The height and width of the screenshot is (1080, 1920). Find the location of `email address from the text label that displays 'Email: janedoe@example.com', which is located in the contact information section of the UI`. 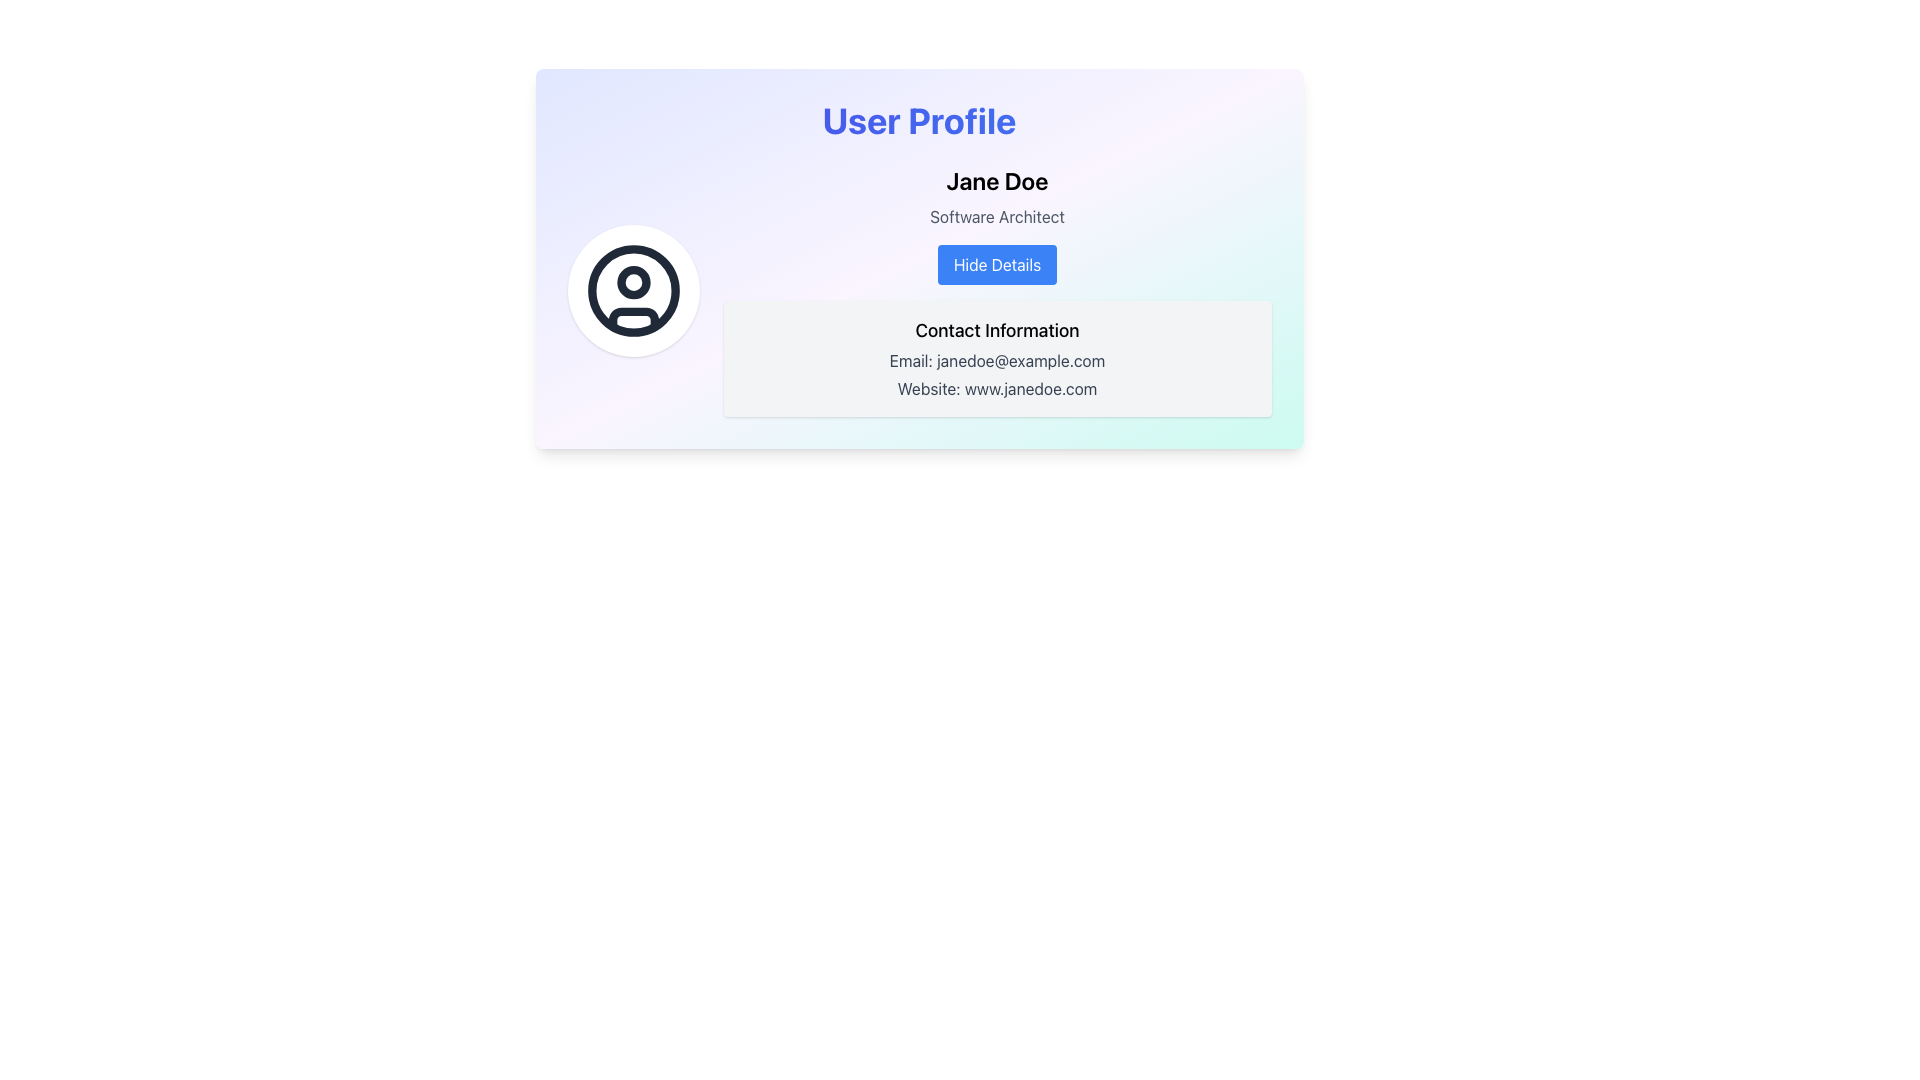

email address from the text label that displays 'Email: janedoe@example.com', which is located in the contact information section of the UI is located at coordinates (997, 361).